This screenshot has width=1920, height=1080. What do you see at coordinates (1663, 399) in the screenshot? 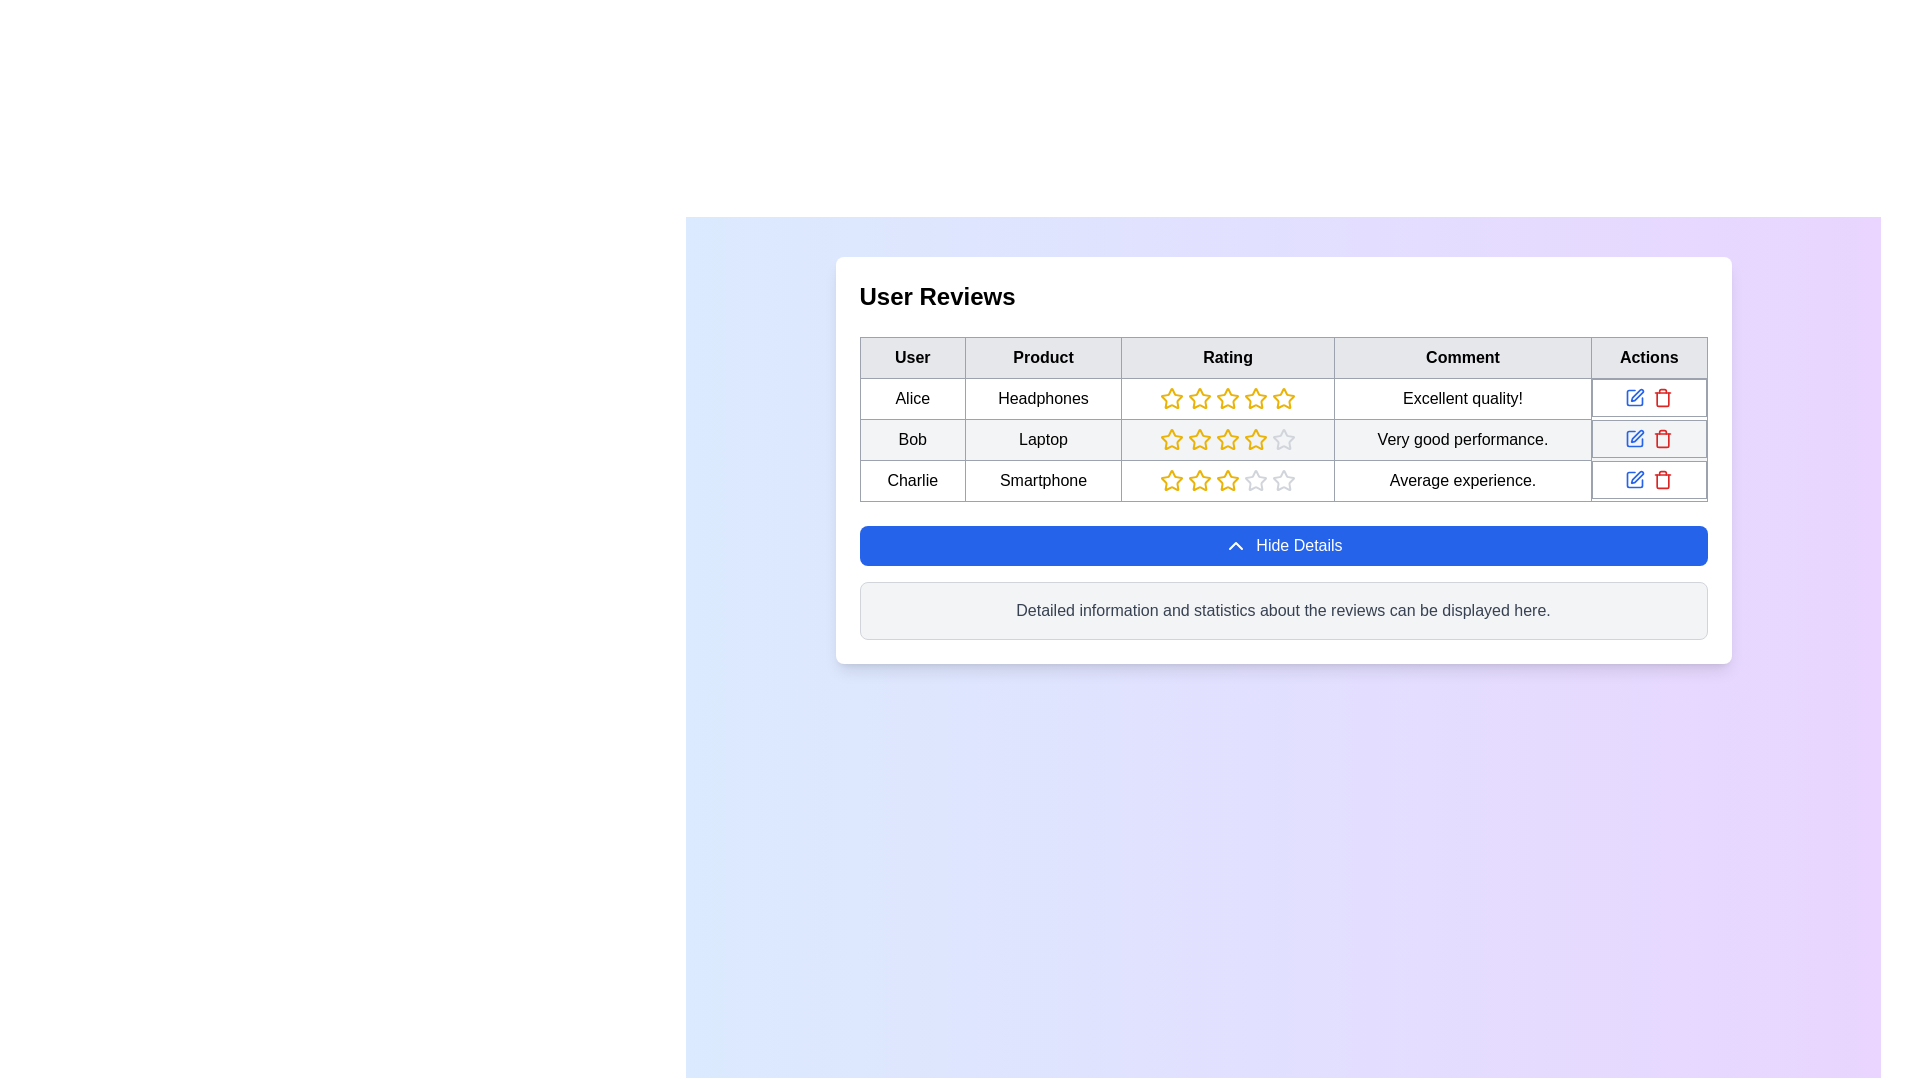
I see `properties of the central vertical rectangle in the trash icon, which represents a delete action in the user review table` at bounding box center [1663, 399].